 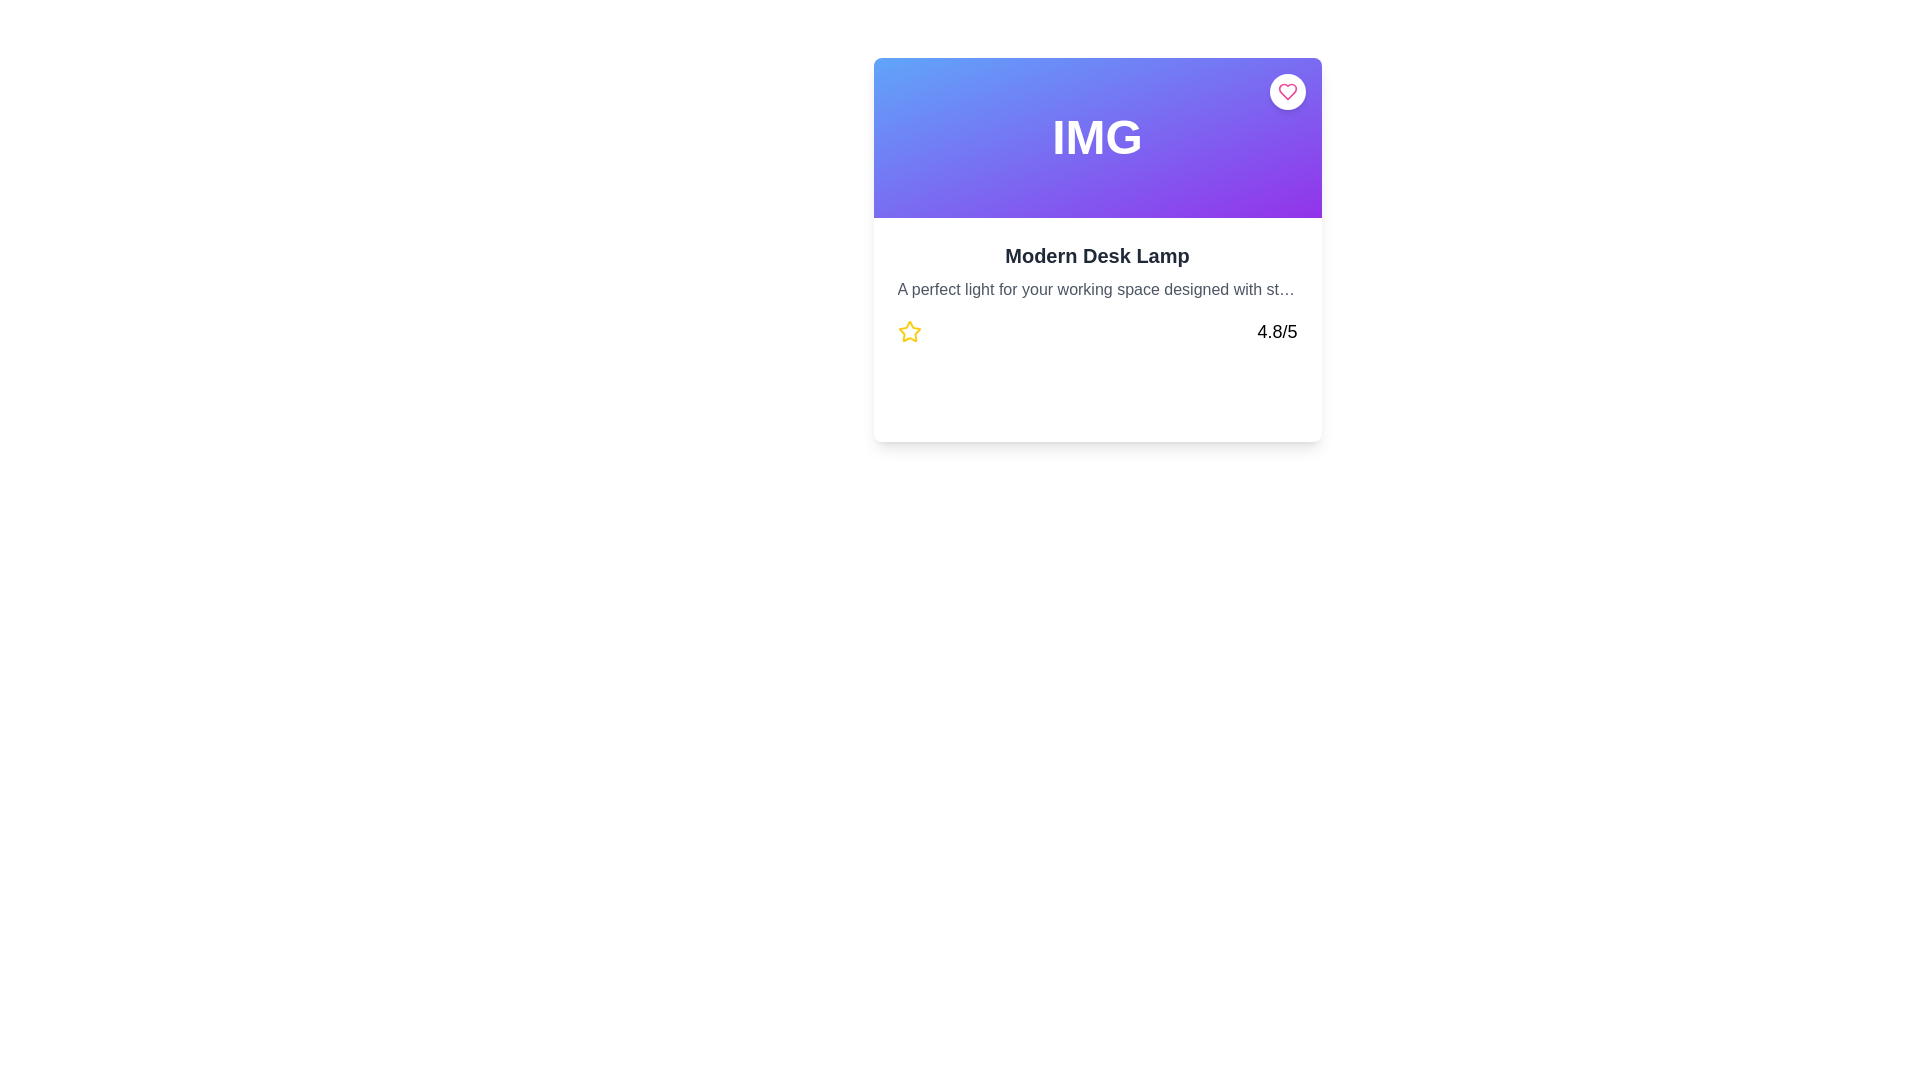 I want to click on the star icon representing the rating system for the 'Modern Desk Lamp' which indicates a rating of '4.8/5', so click(x=908, y=330).